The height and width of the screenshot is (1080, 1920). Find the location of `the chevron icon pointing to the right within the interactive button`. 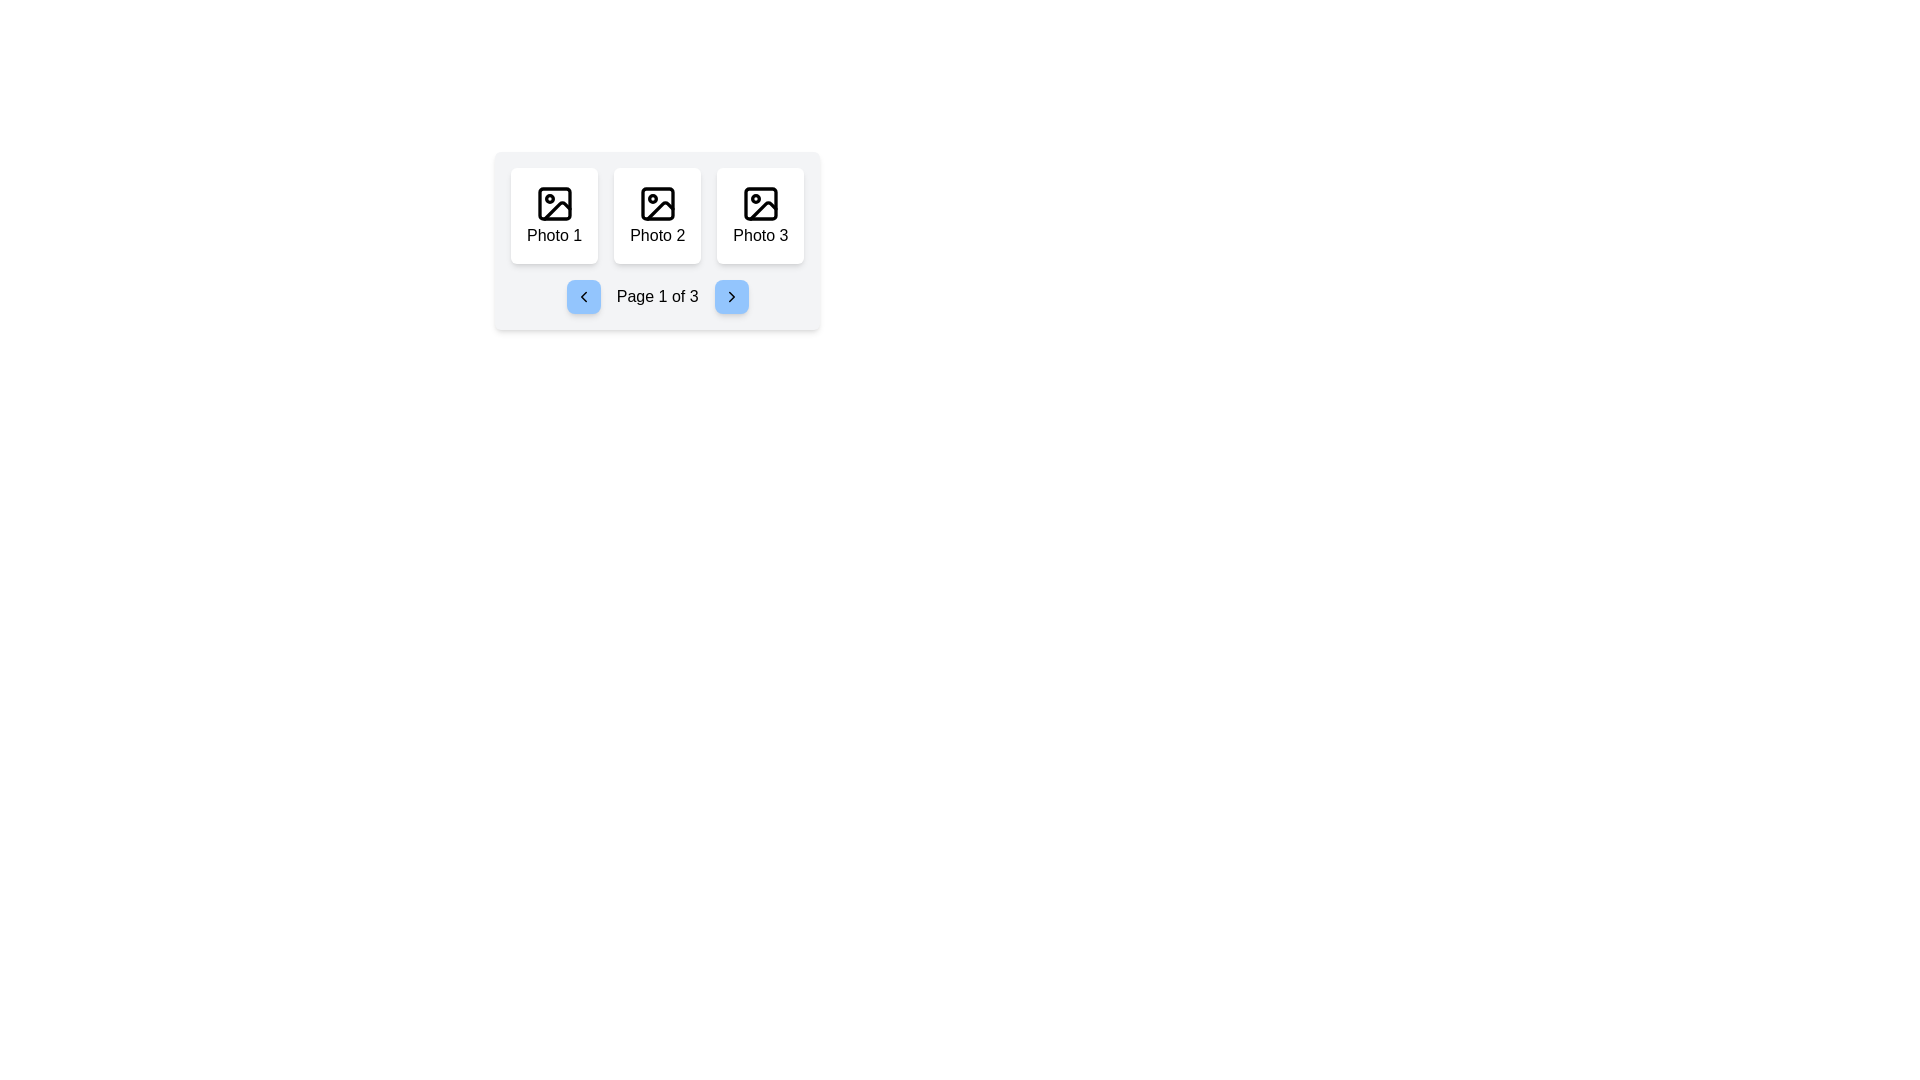

the chevron icon pointing to the right within the interactive button is located at coordinates (730, 297).